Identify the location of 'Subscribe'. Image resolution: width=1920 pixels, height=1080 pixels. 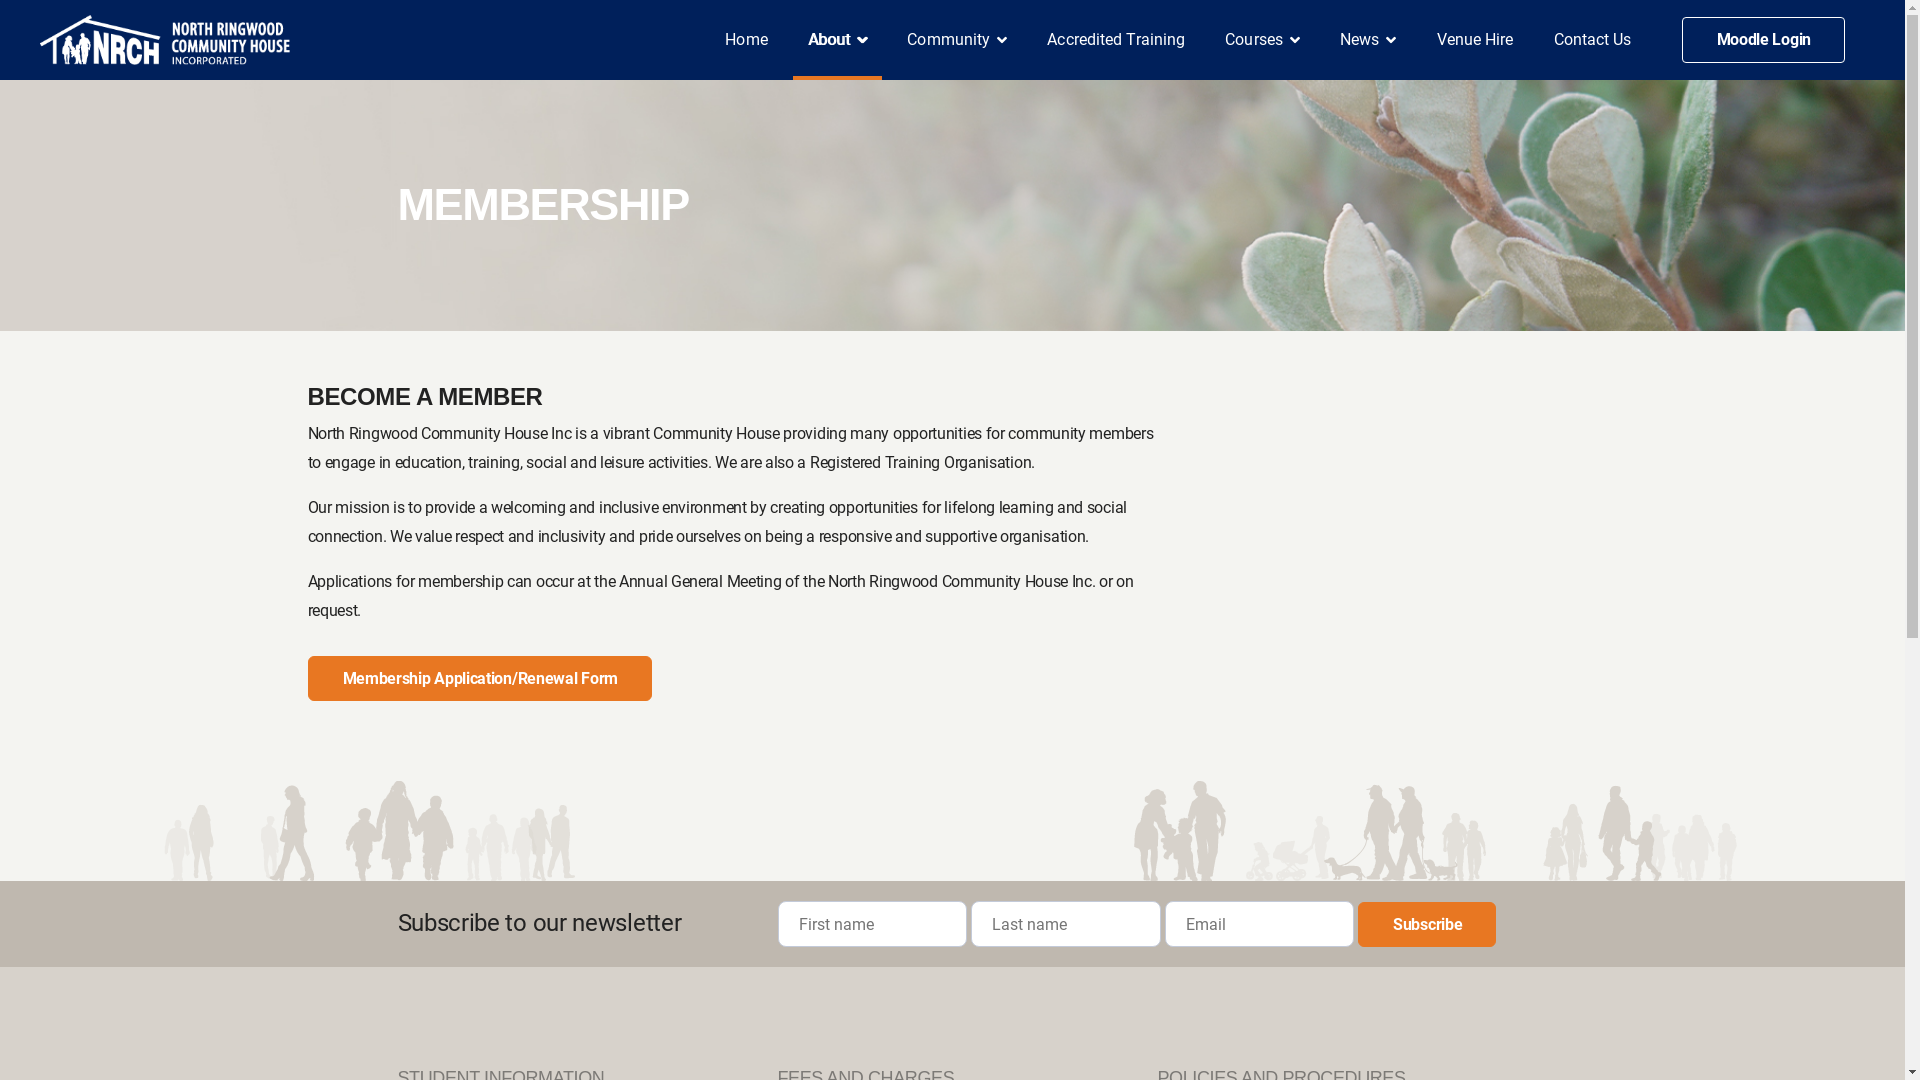
(1425, 924).